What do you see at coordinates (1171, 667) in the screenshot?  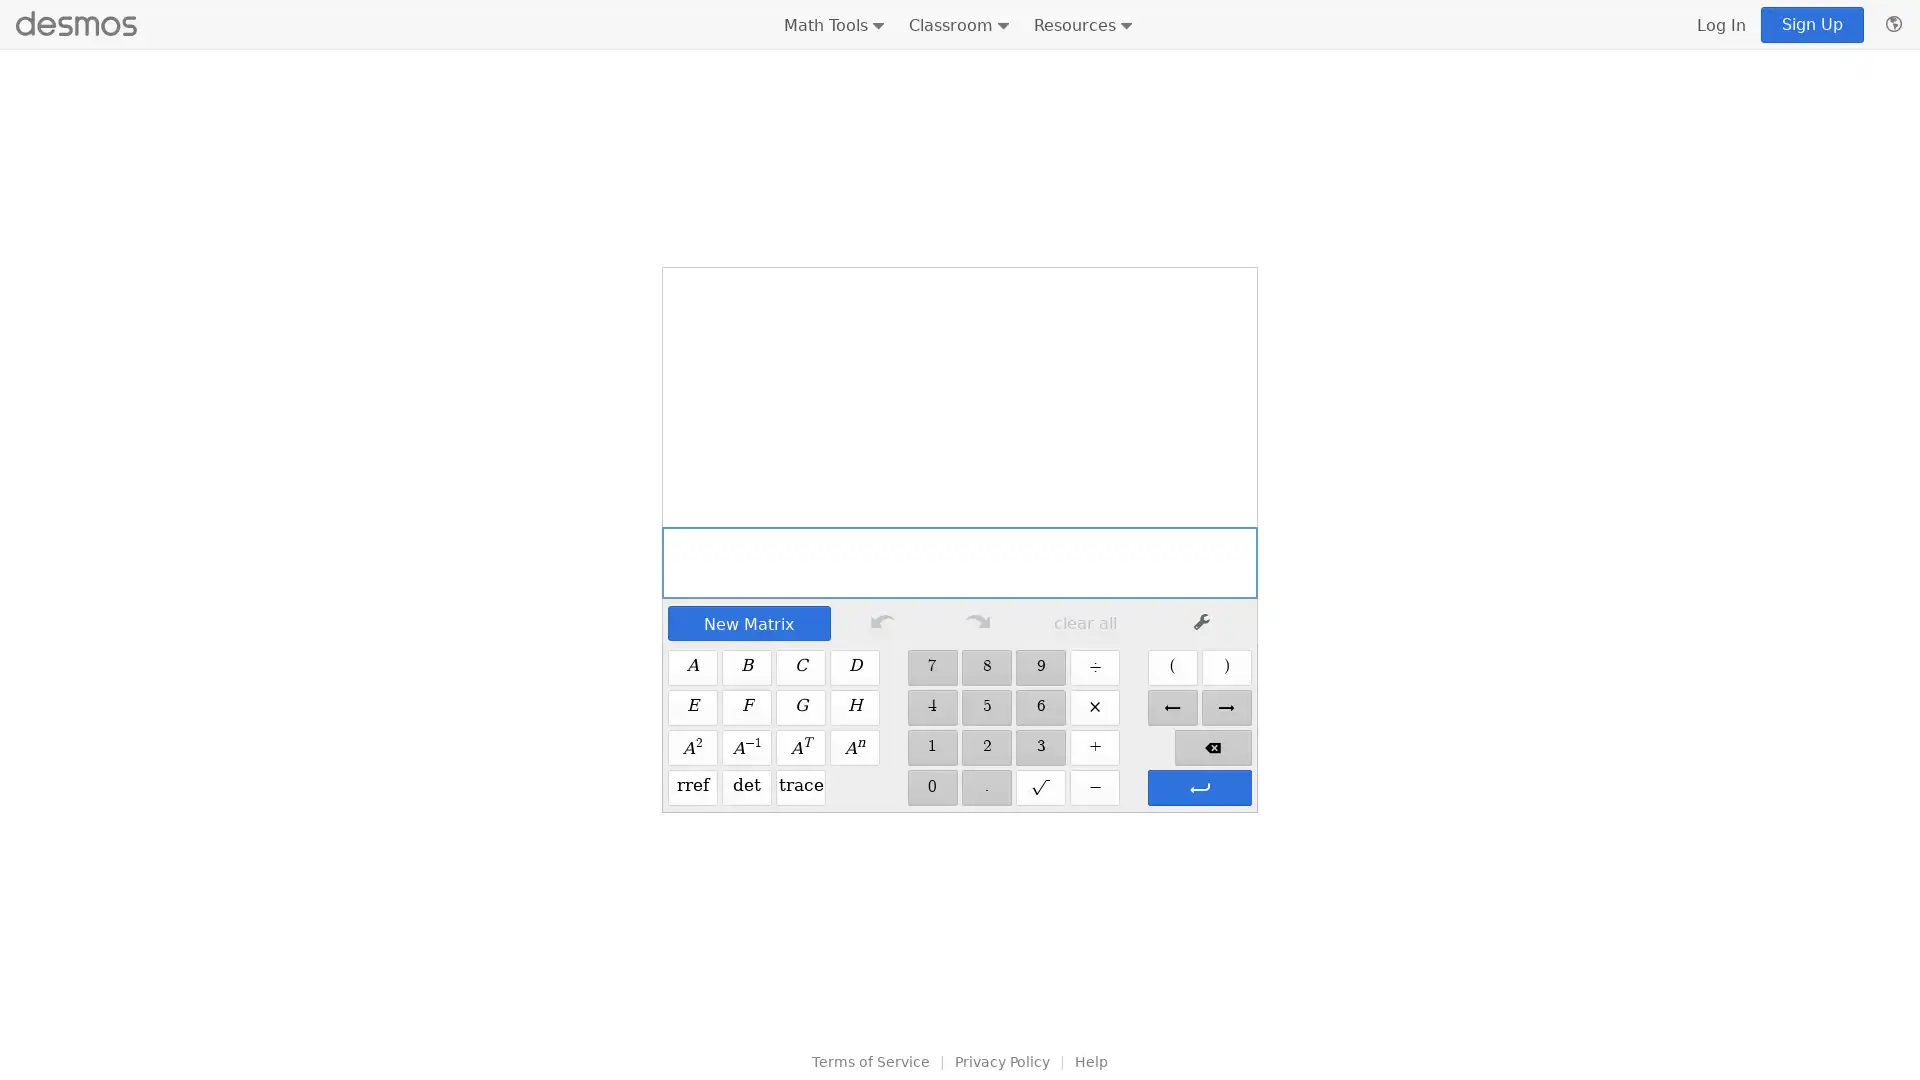 I see `Left Parenthesis` at bounding box center [1171, 667].